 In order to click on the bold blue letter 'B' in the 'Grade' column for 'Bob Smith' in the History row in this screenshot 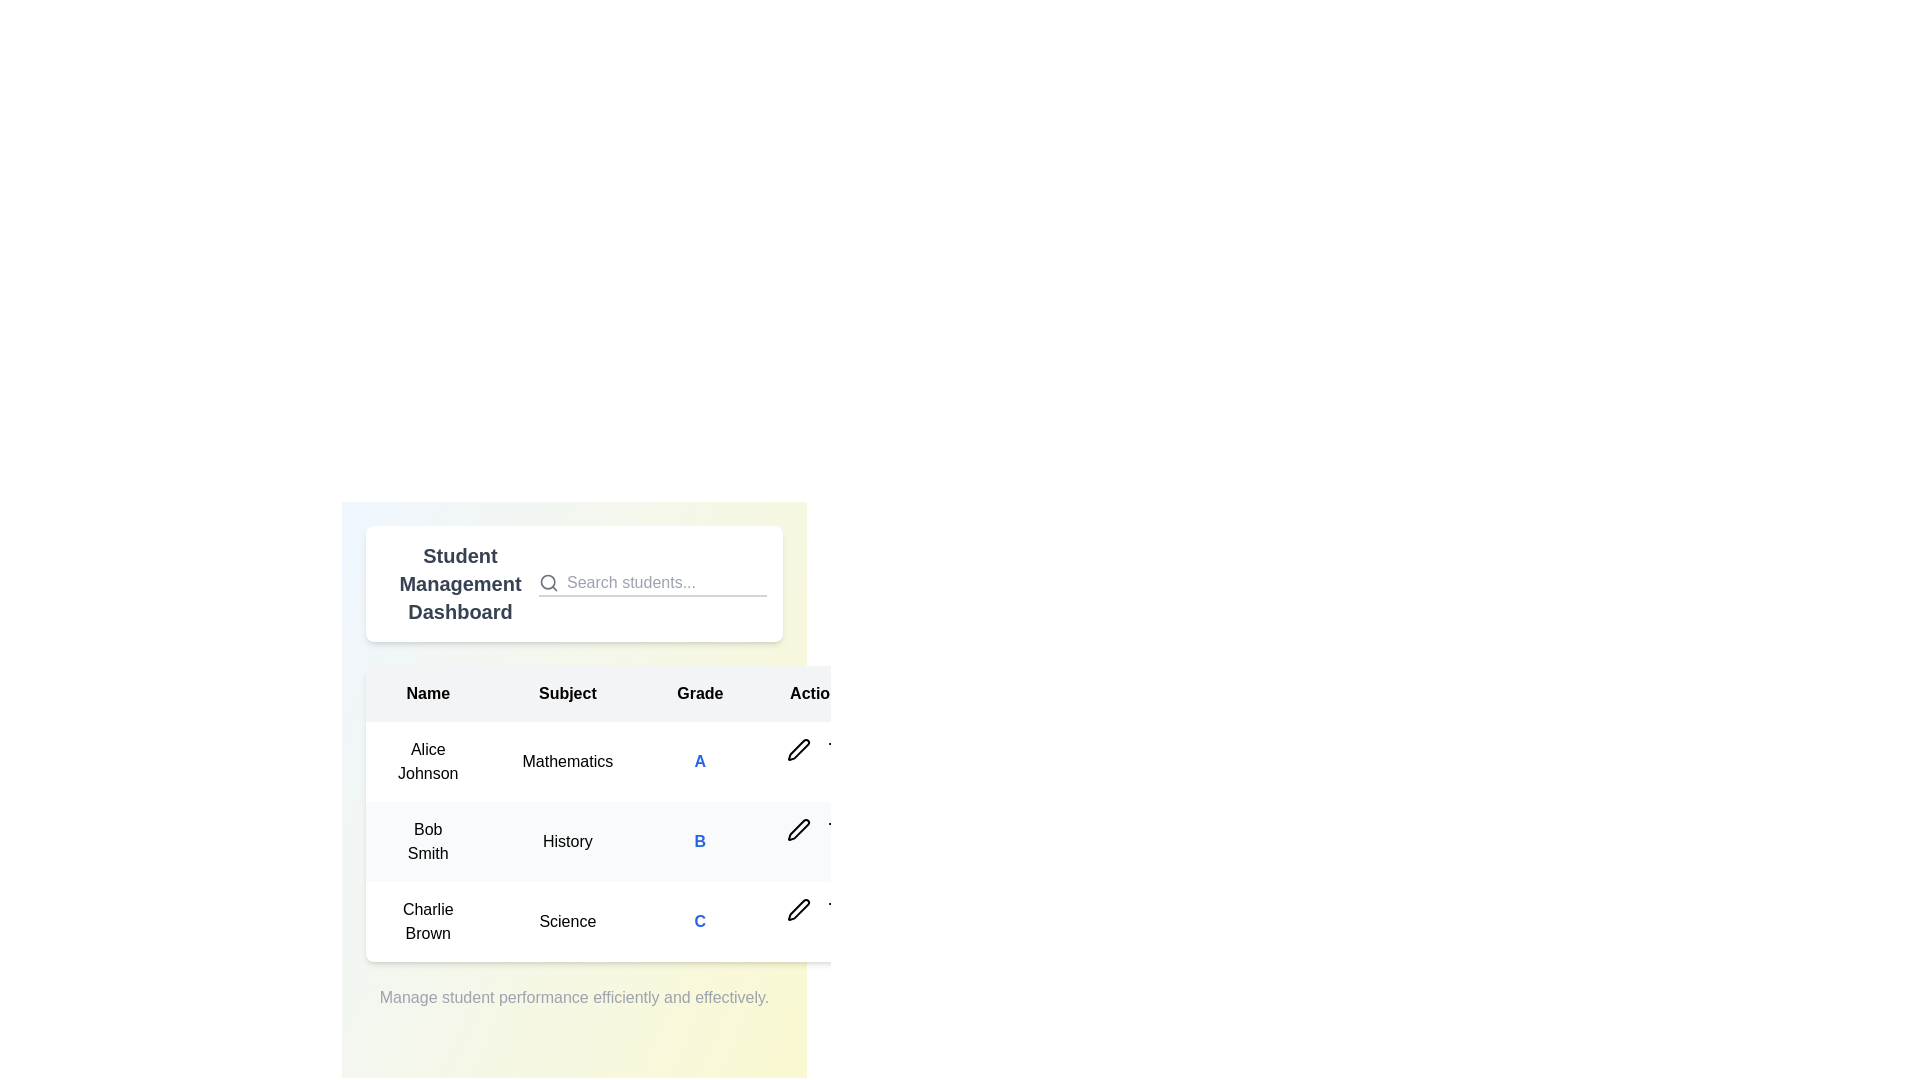, I will do `click(700, 841)`.